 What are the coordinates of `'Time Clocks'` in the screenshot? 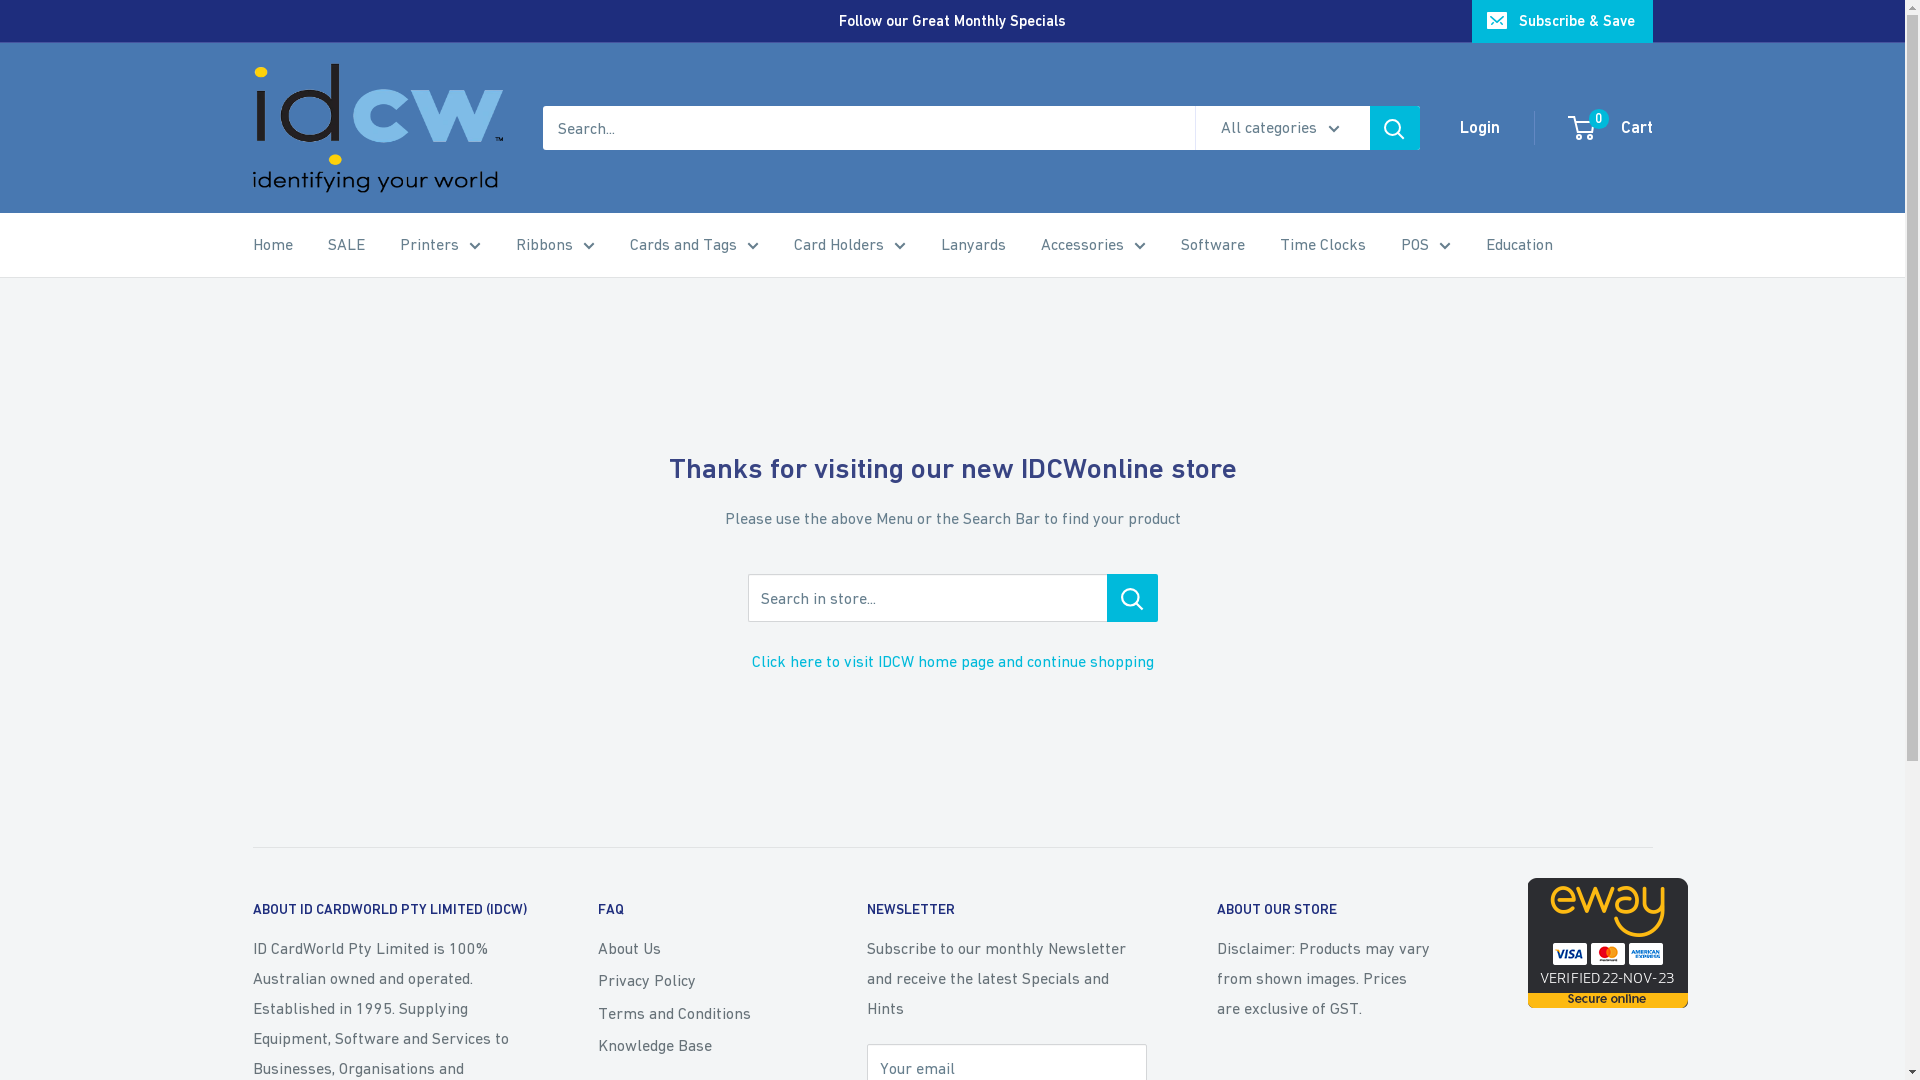 It's located at (1323, 244).